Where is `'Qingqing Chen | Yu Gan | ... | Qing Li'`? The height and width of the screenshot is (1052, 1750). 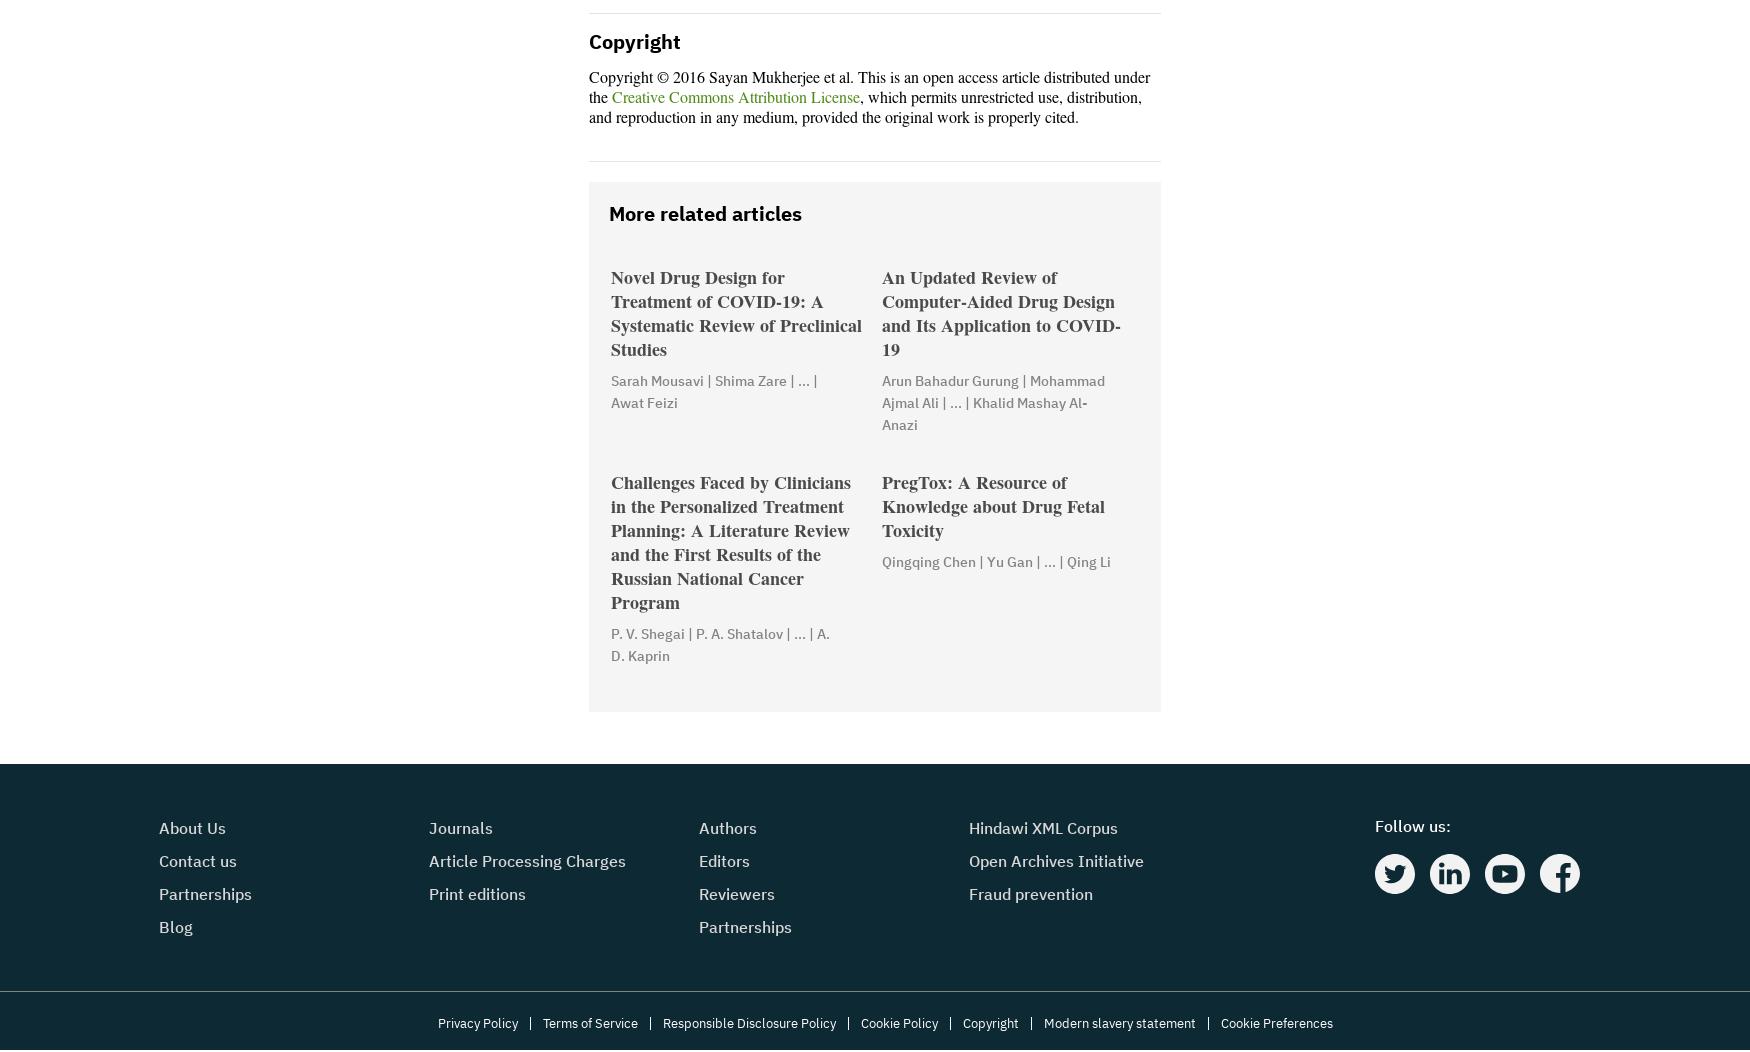 'Qingqing Chen | Yu Gan | ... | Qing Li' is located at coordinates (996, 563).